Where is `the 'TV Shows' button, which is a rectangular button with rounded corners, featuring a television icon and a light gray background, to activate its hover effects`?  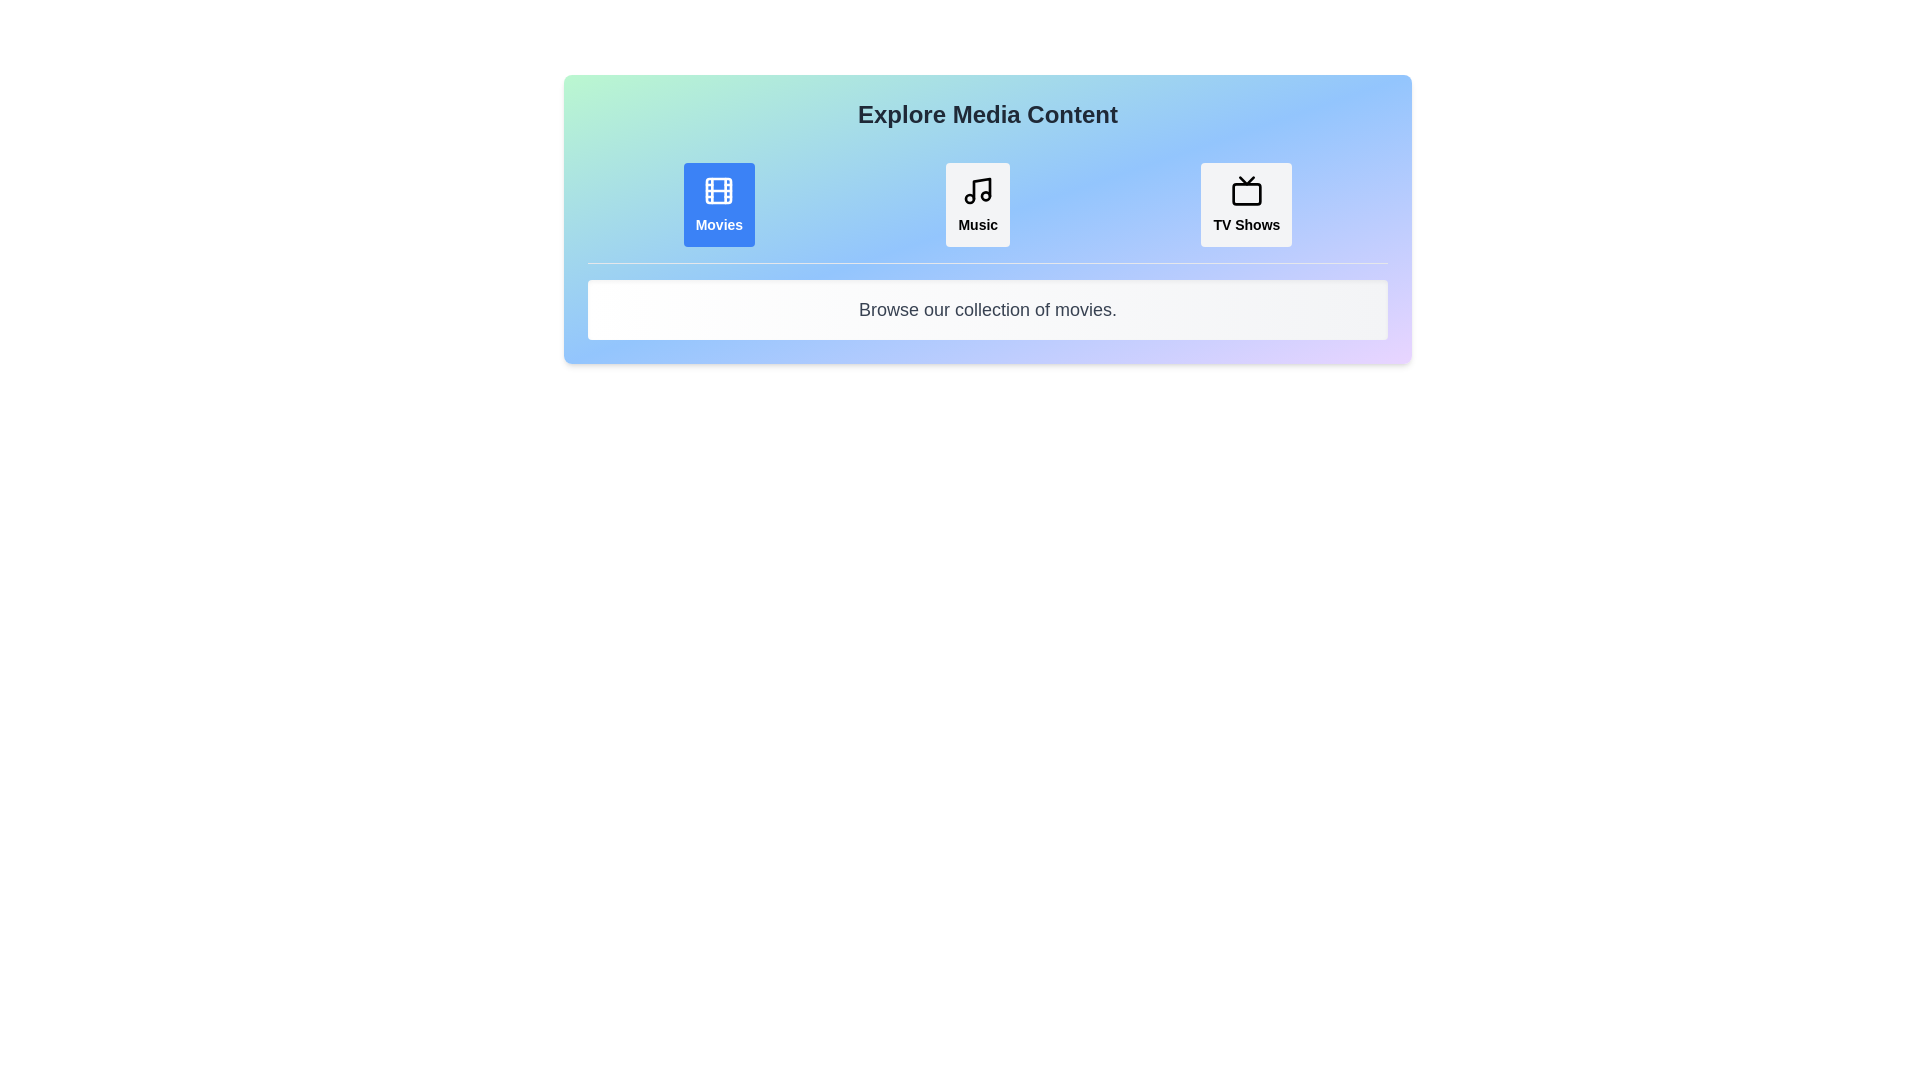
the 'TV Shows' button, which is a rectangular button with rounded corners, featuring a television icon and a light gray background, to activate its hover effects is located at coordinates (1245, 204).